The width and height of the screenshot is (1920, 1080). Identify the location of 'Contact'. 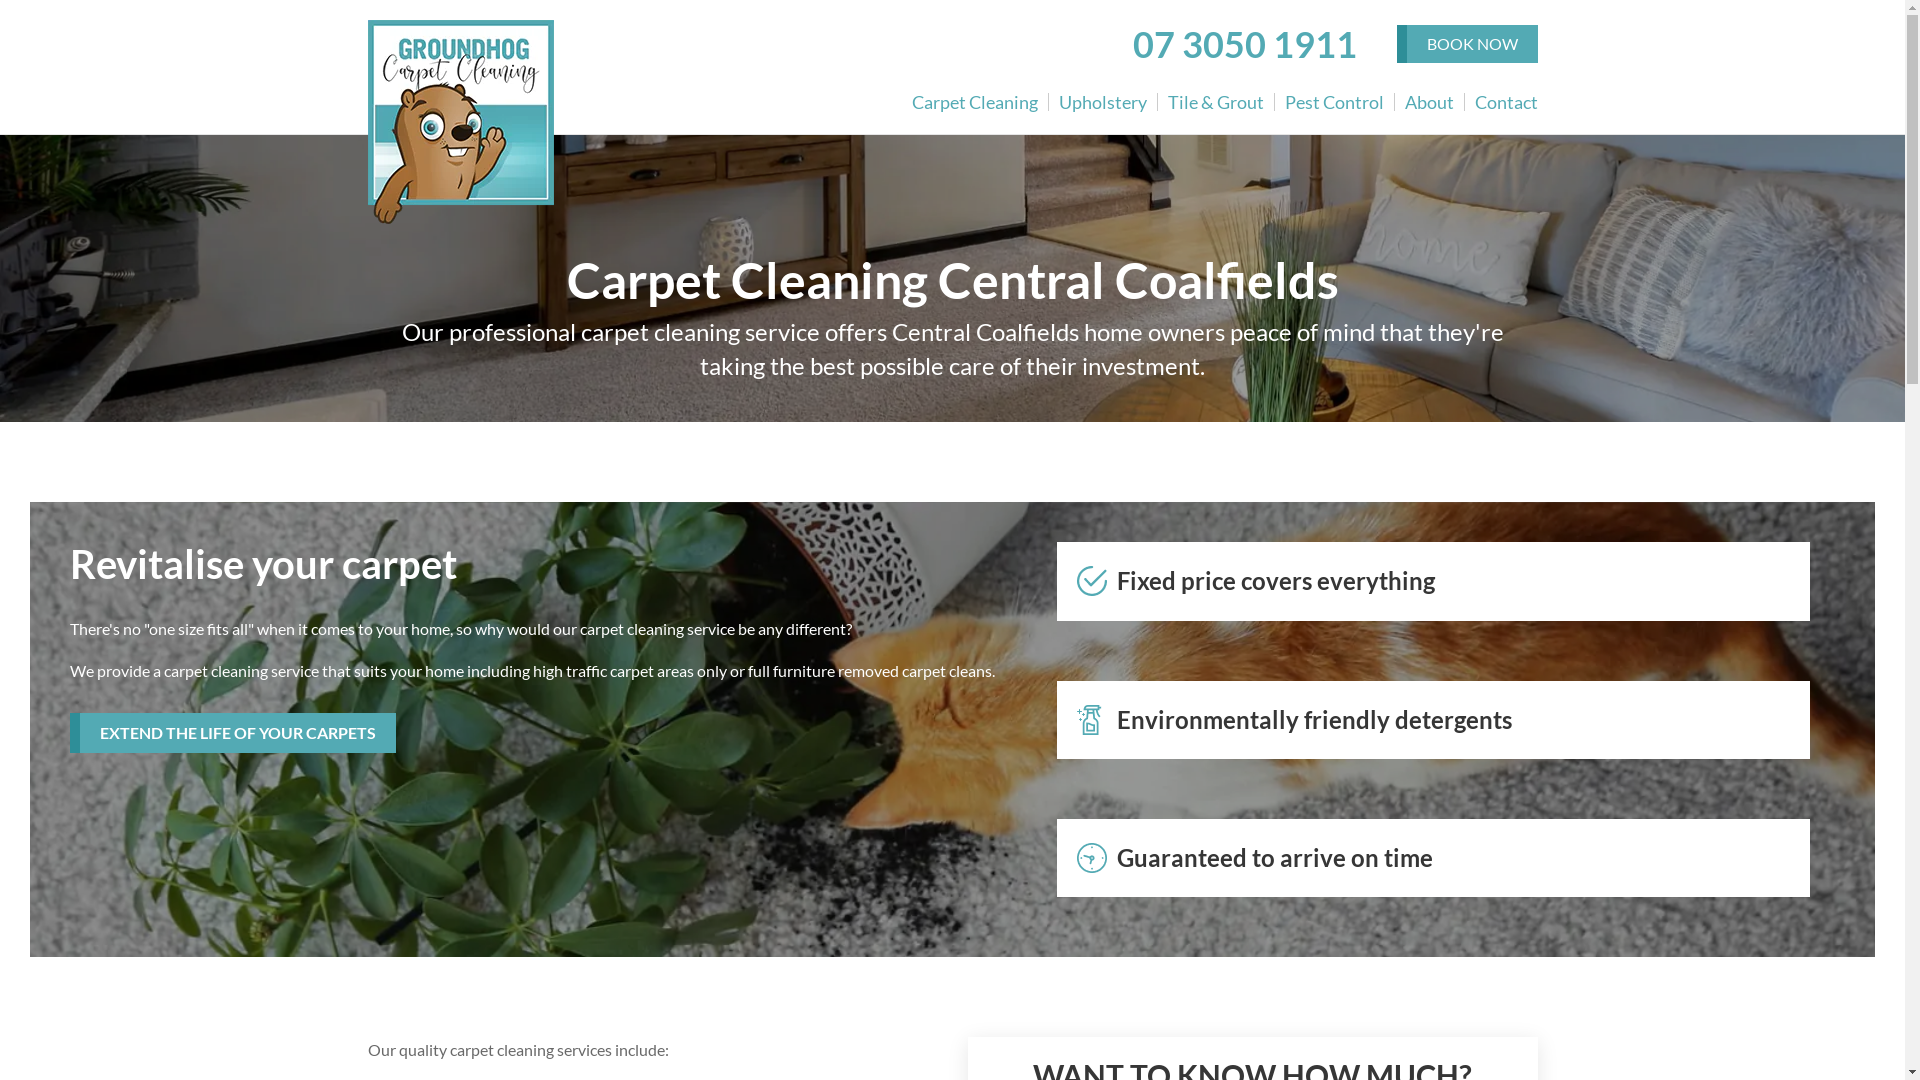
(1500, 101).